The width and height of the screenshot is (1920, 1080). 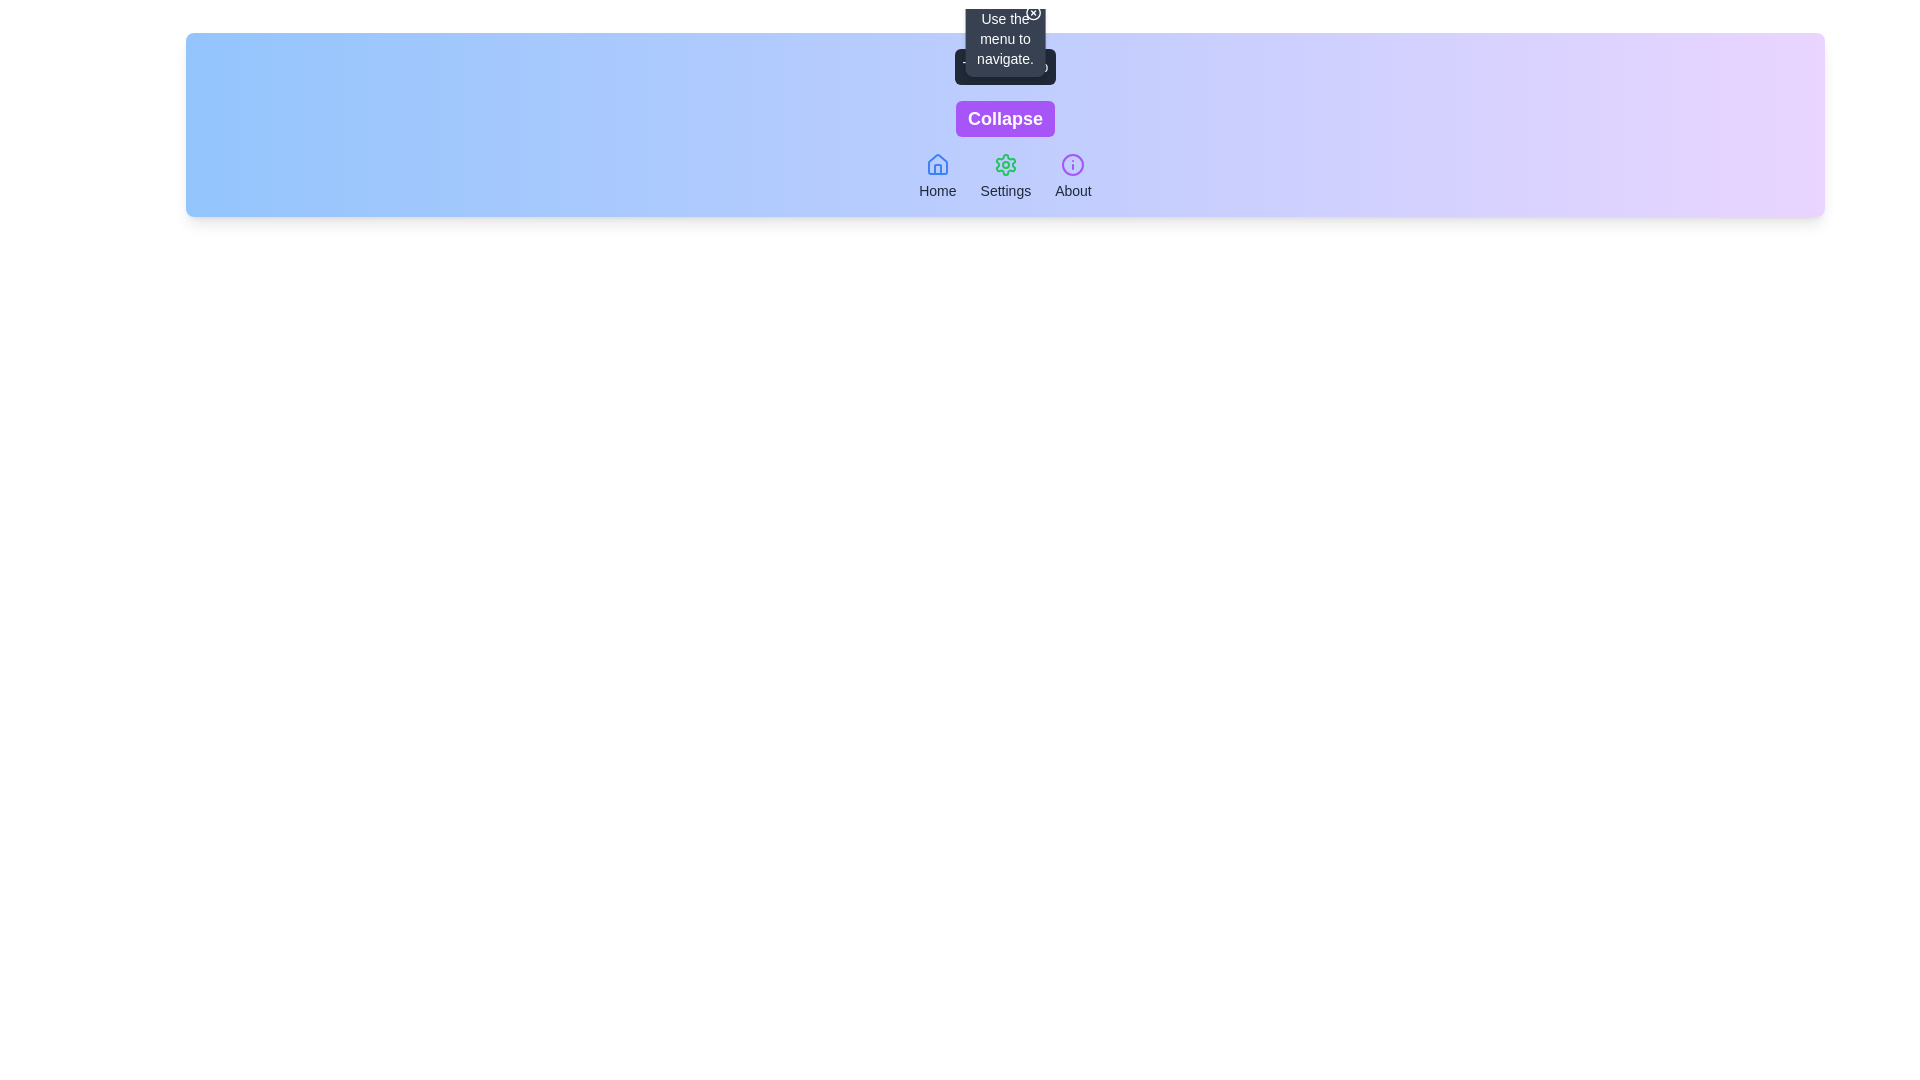 What do you see at coordinates (1005, 164) in the screenshot?
I see `the gear icon located centrally in the navigation bar above the 'Settings' label` at bounding box center [1005, 164].